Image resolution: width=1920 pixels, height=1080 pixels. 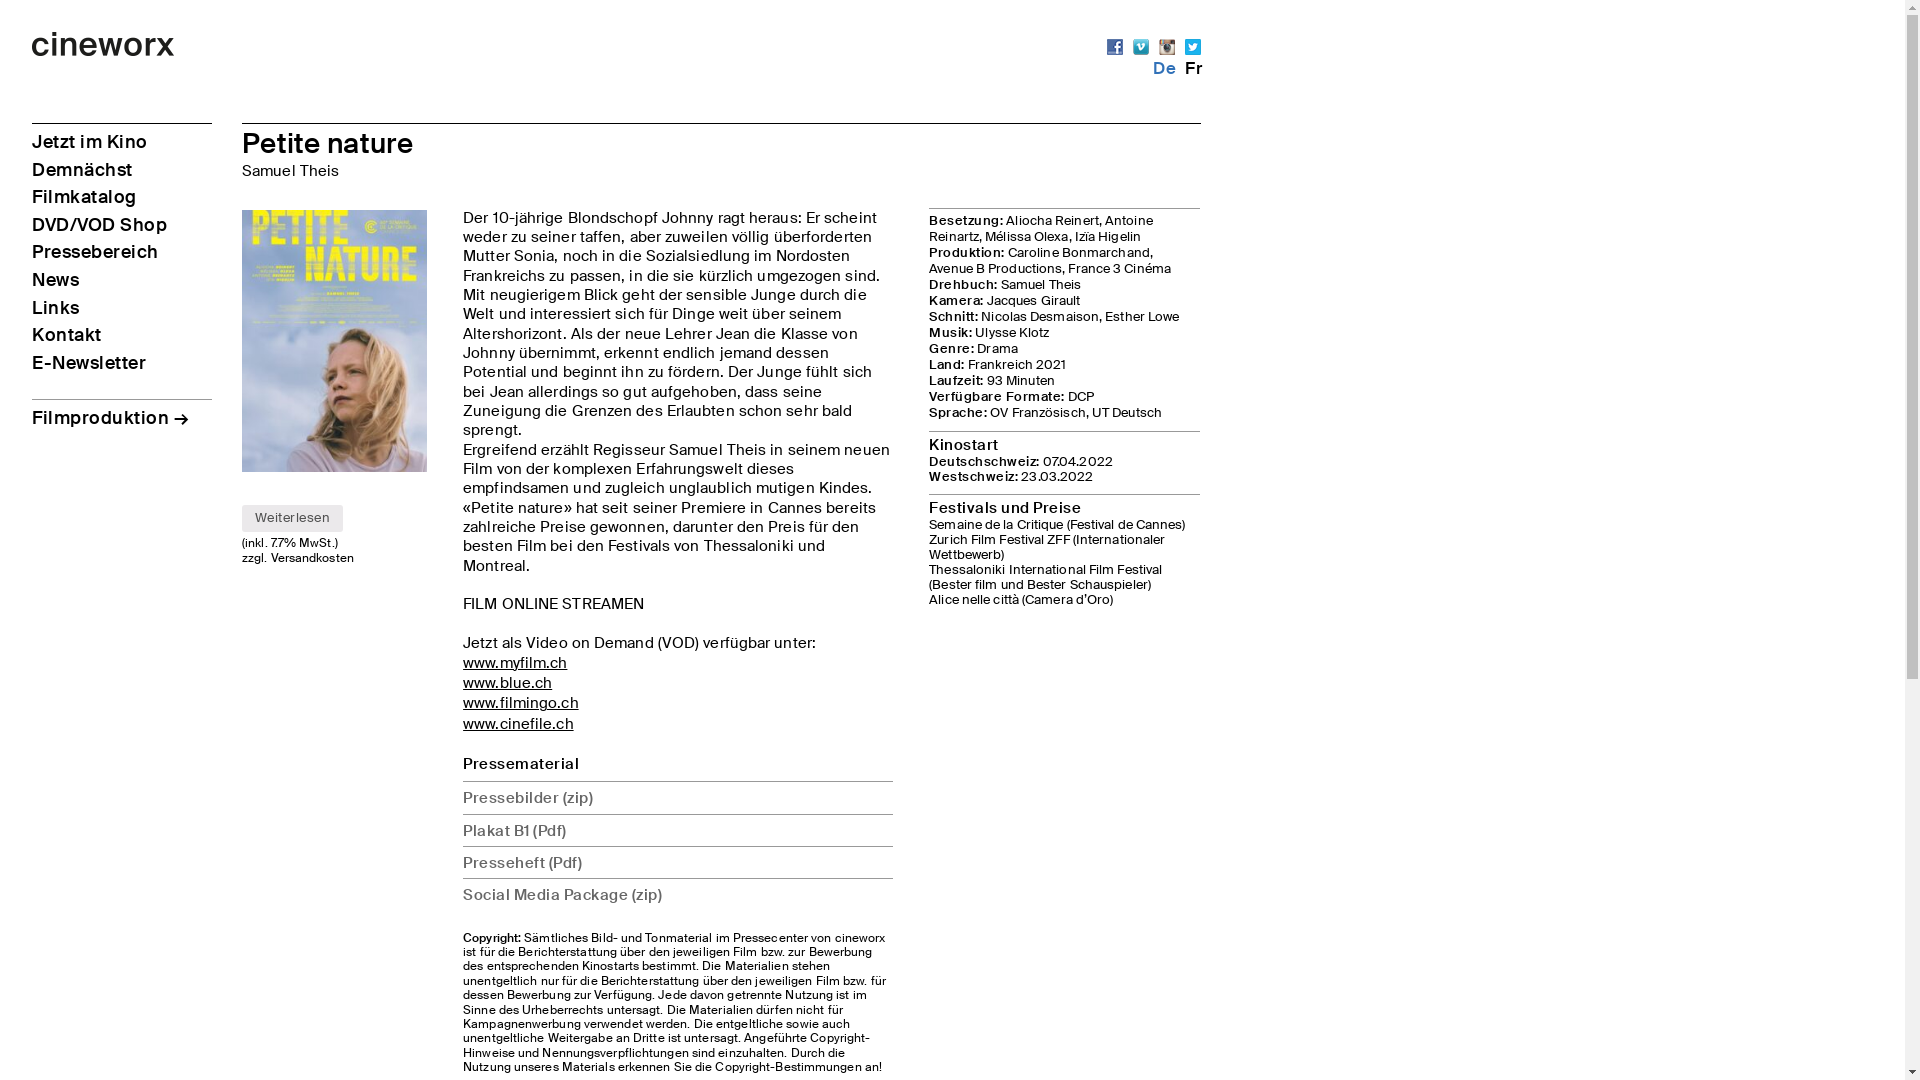 I want to click on 'Pressematerial', so click(x=521, y=763).